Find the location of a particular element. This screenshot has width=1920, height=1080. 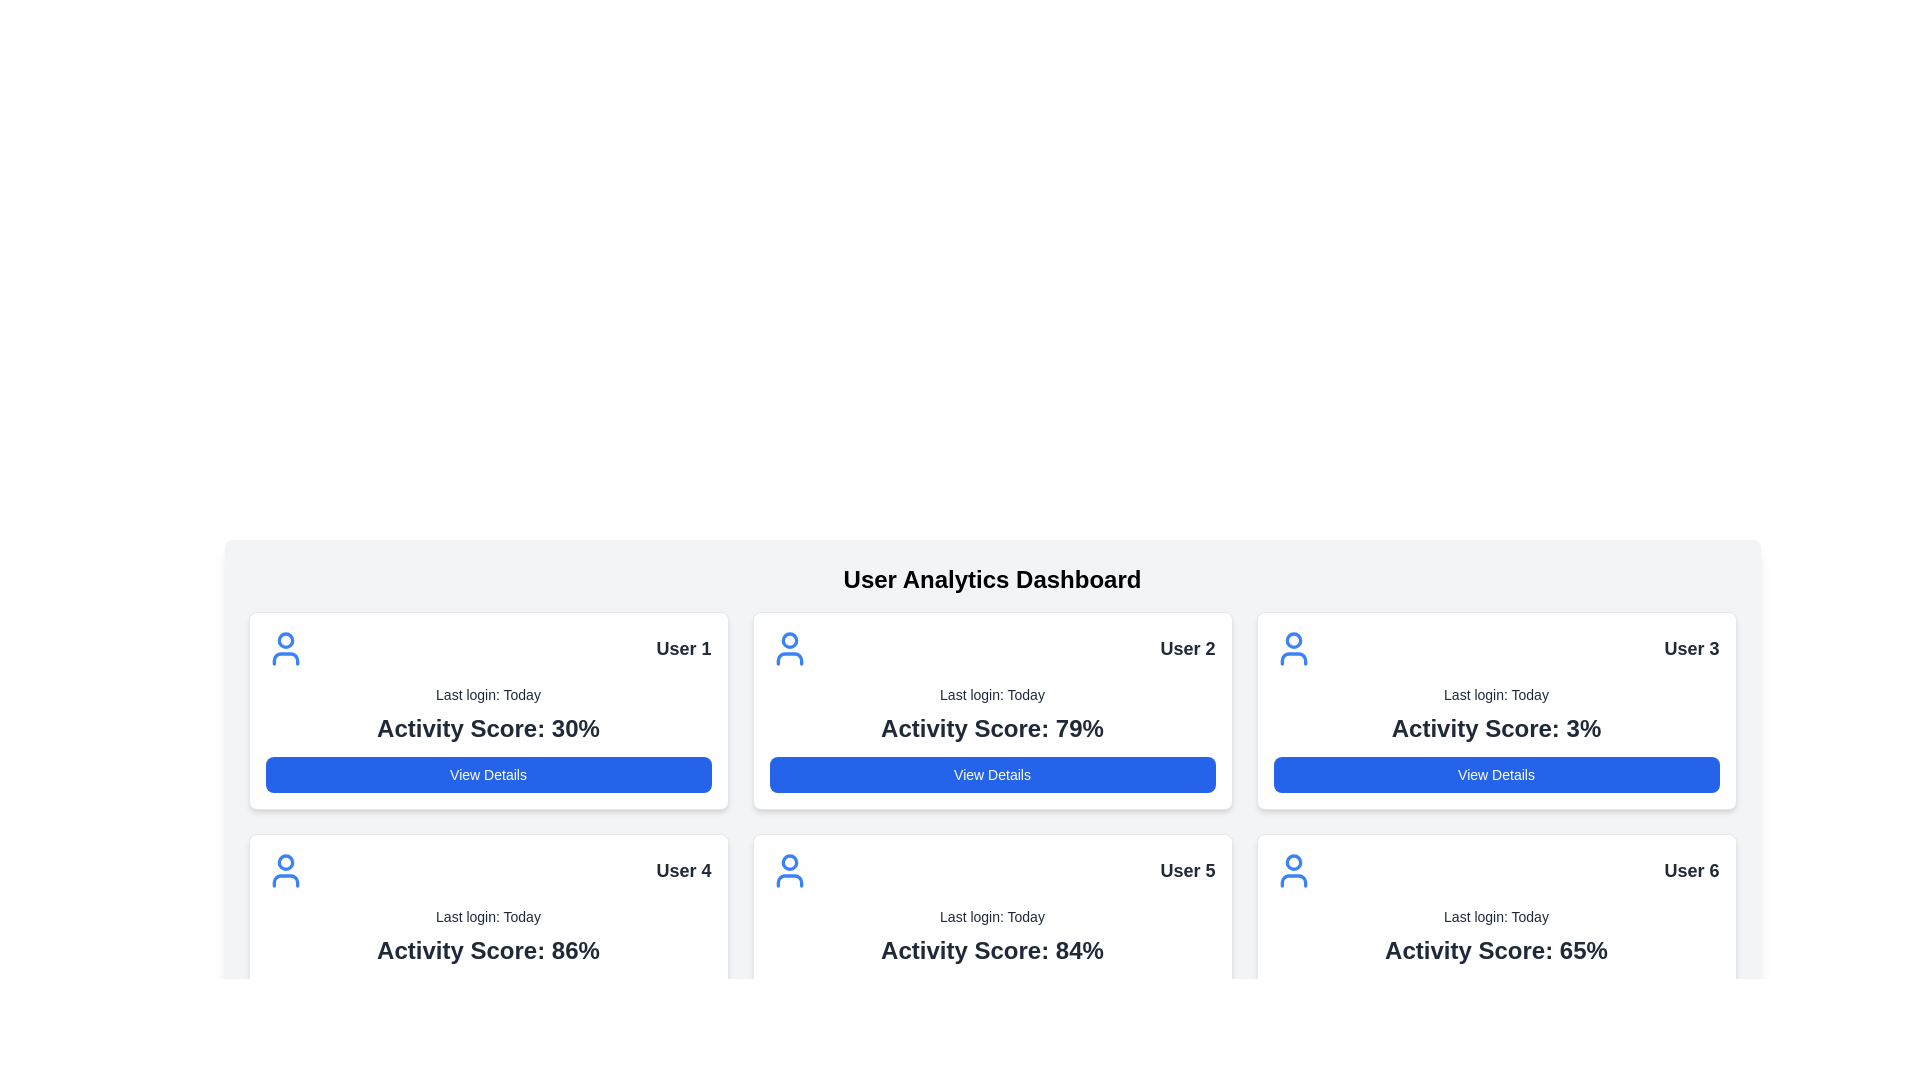

the 'View Details' button with a blue background and white text located at the bottom of the 'User 2' card in the User Analytics Dashboard to observe a style change is located at coordinates (992, 774).